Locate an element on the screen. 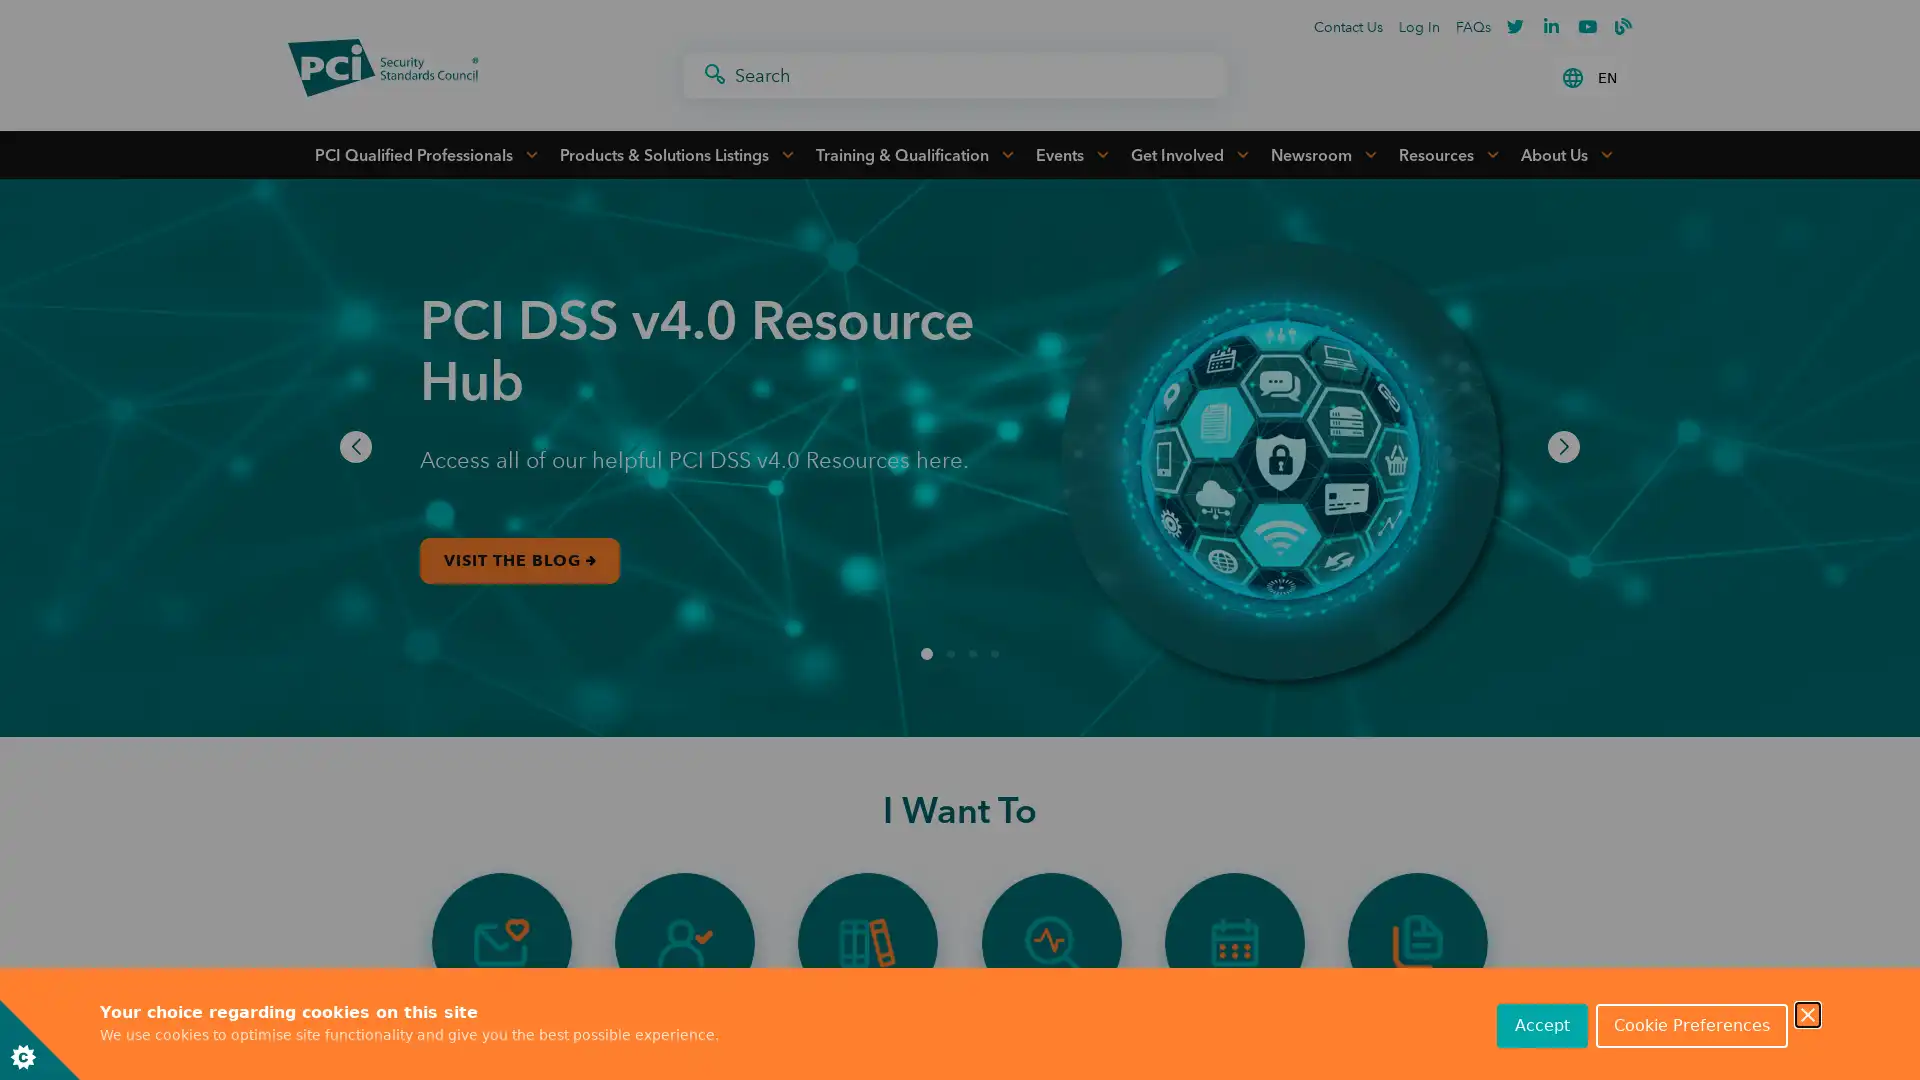 The height and width of the screenshot is (1080, 1920). Close is located at coordinates (1808, 1014).